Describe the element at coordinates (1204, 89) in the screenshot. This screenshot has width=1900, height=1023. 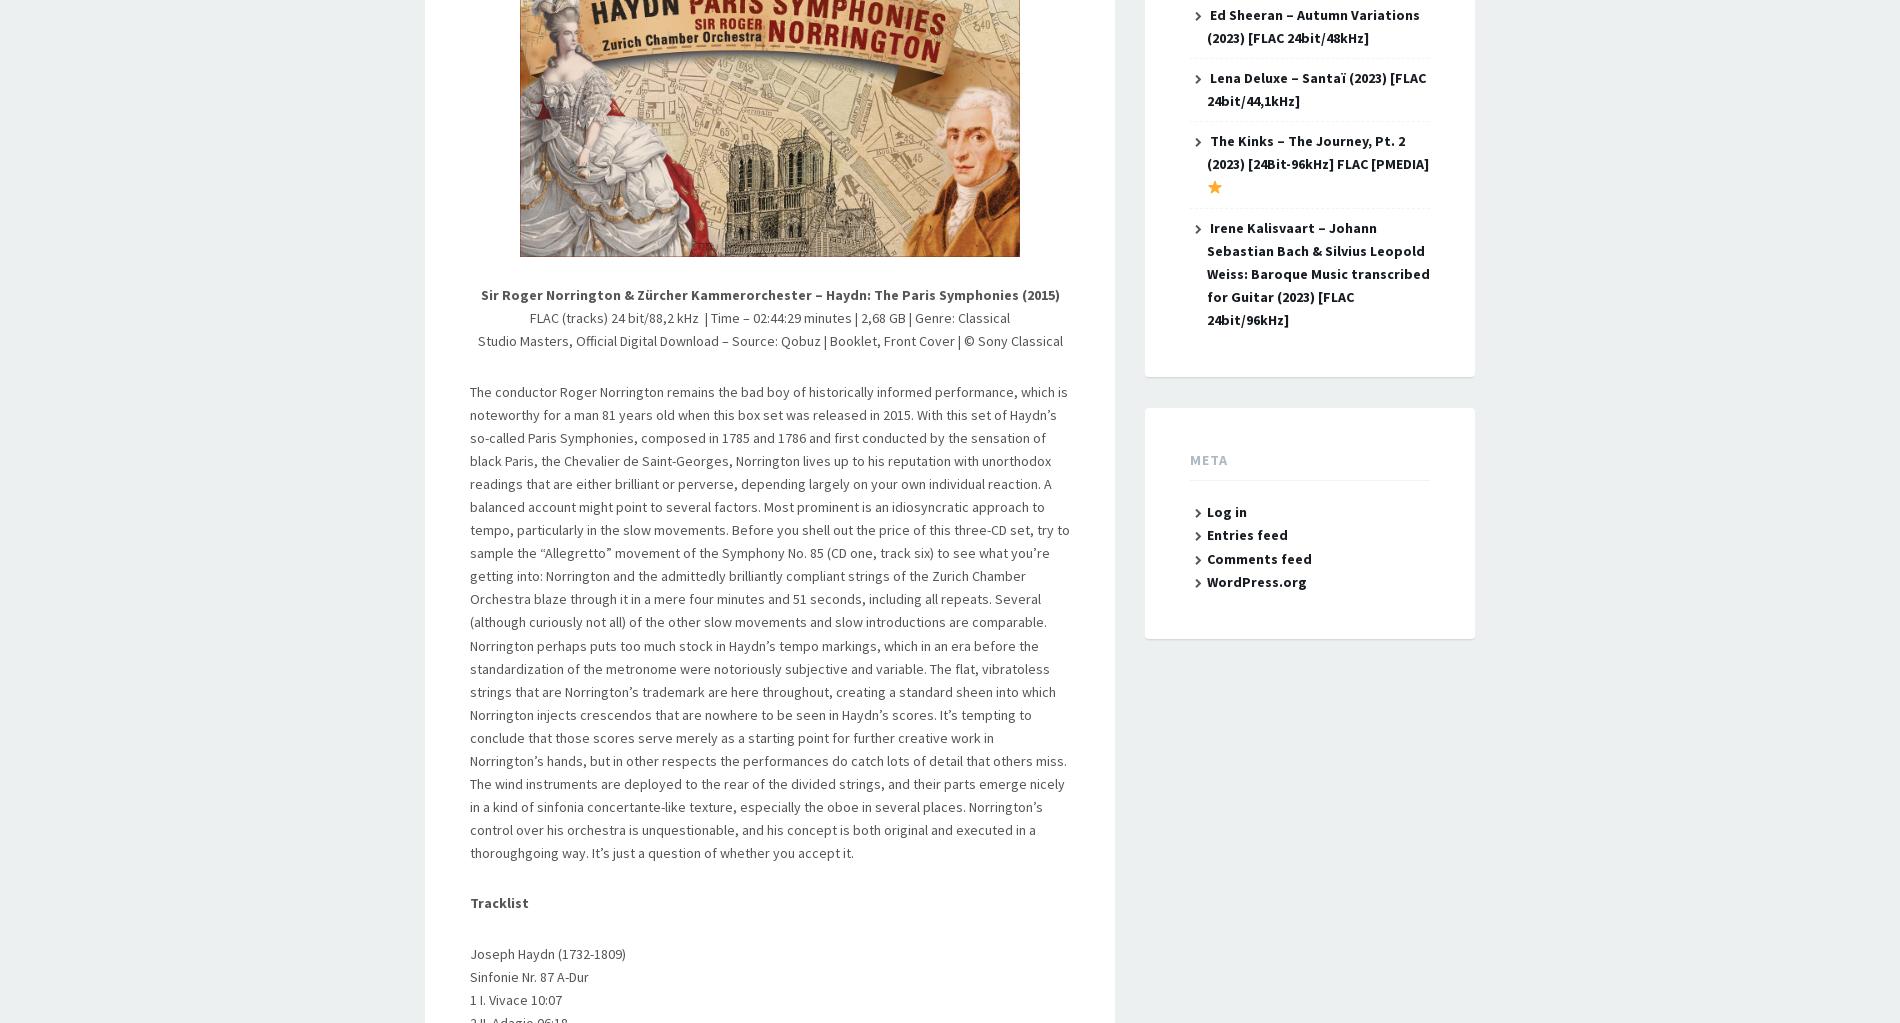
I see `'Lena Deluxe – Santaï (2023) [FLAC 24bit/44,1kHz]'` at that location.